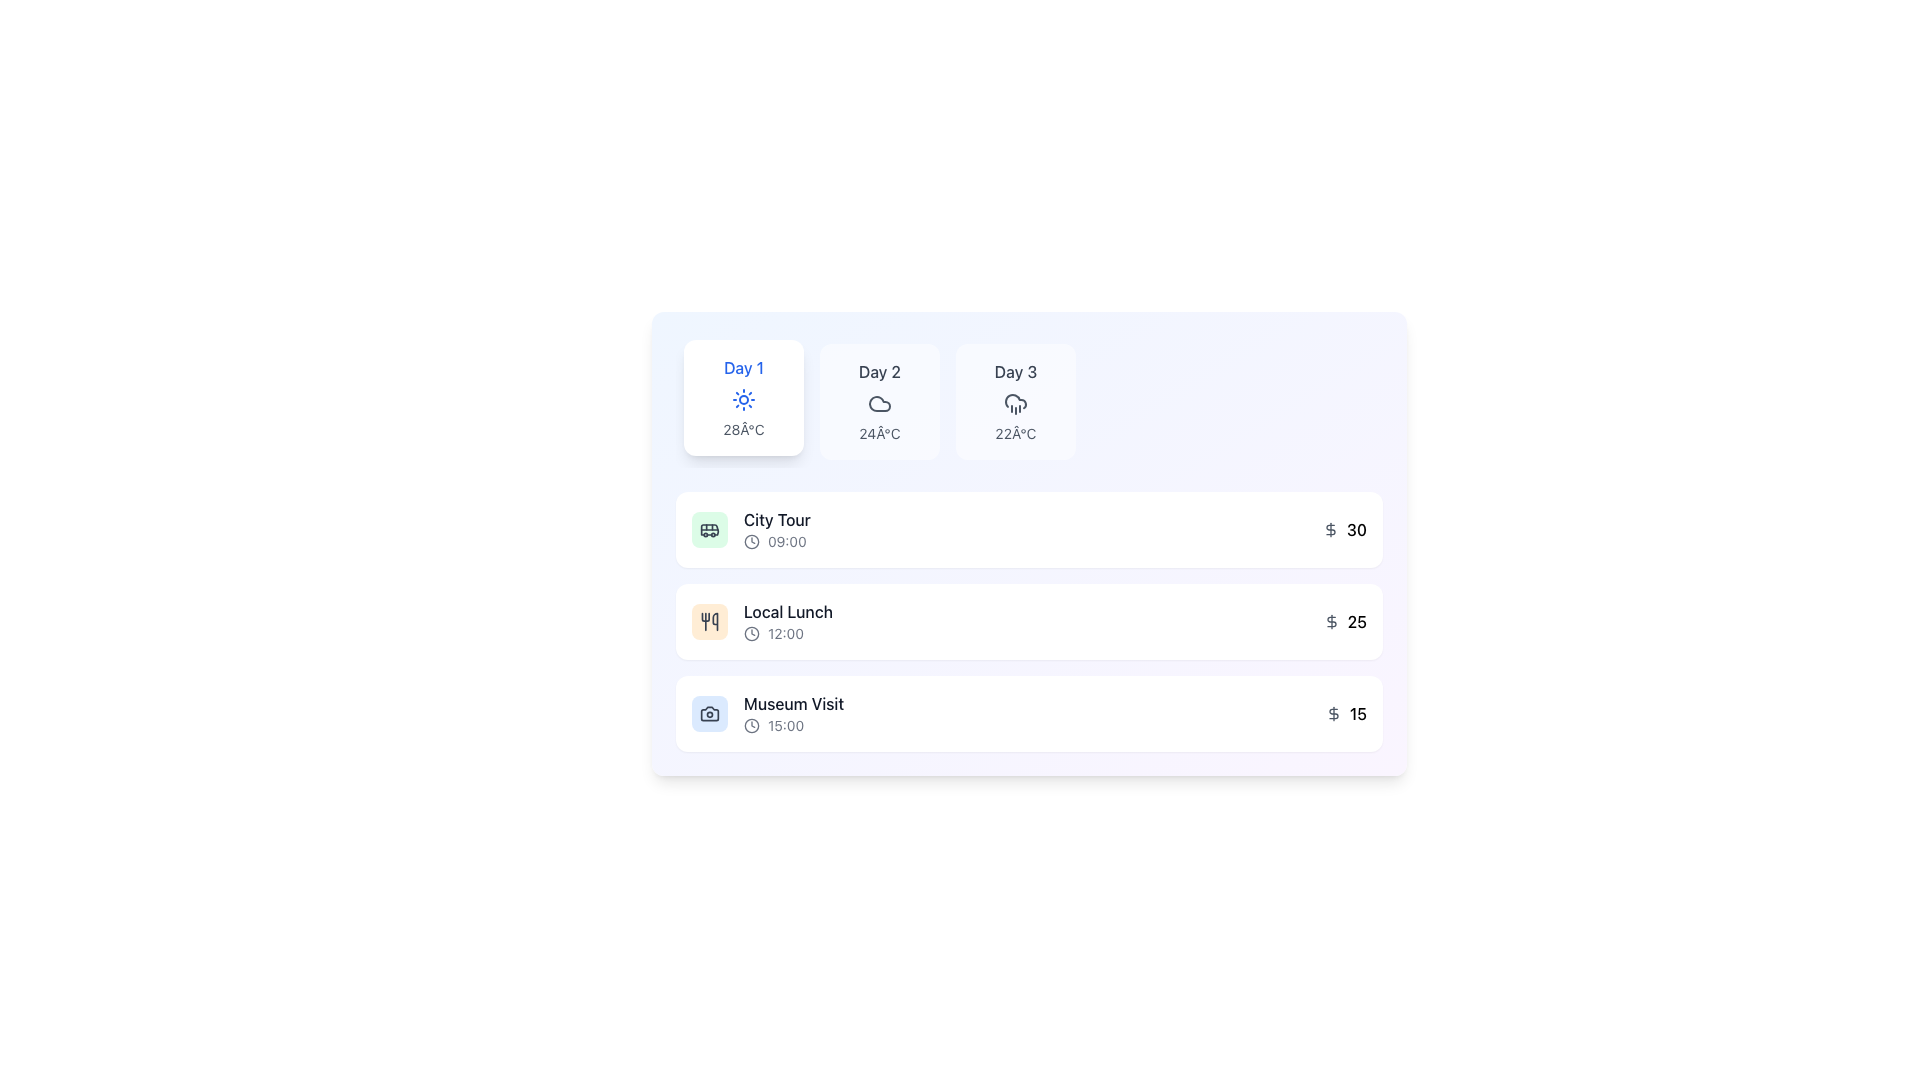 The height and width of the screenshot is (1080, 1920). What do you see at coordinates (1016, 433) in the screenshot?
I see `the temperature forecast text for 'Day 3', which is located in the third box of the first row, below the weather icon` at bounding box center [1016, 433].